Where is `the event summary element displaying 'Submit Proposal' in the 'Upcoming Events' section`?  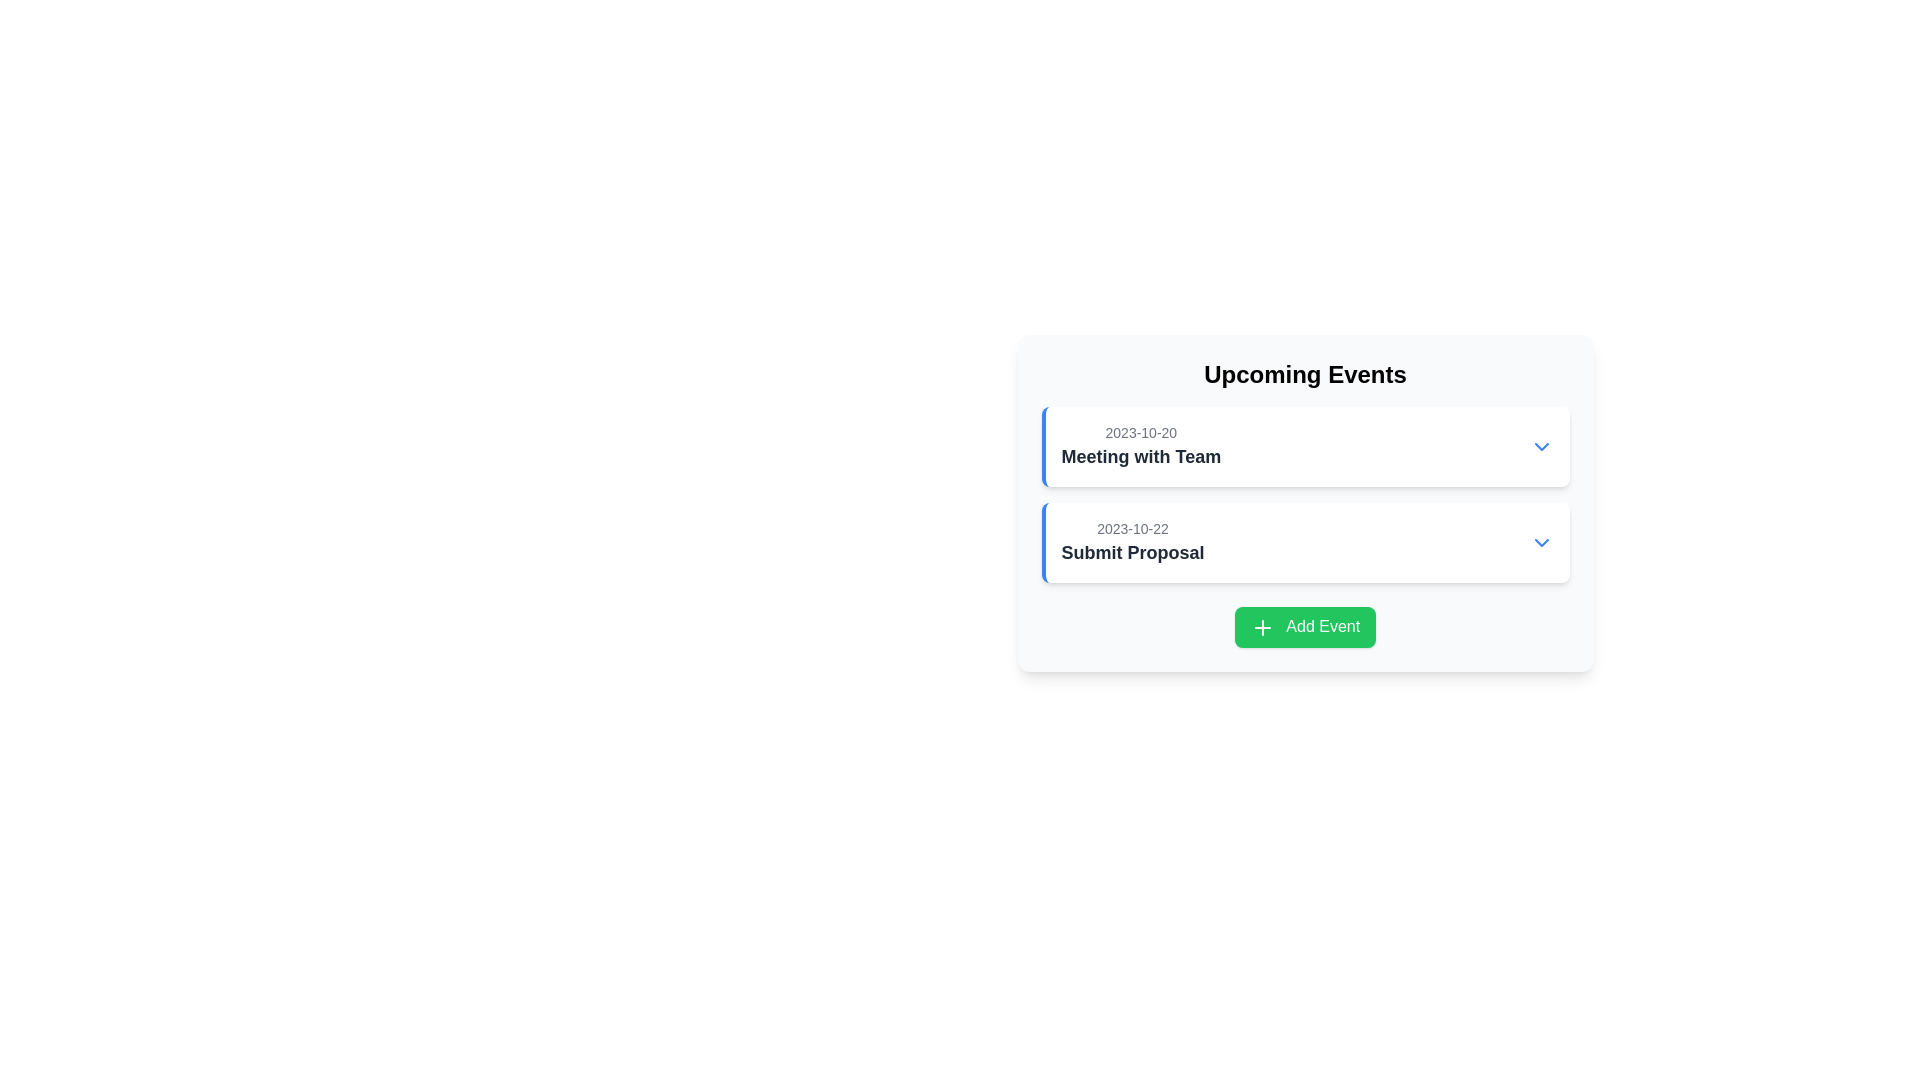
the event summary element displaying 'Submit Proposal' in the 'Upcoming Events' section is located at coordinates (1307, 543).